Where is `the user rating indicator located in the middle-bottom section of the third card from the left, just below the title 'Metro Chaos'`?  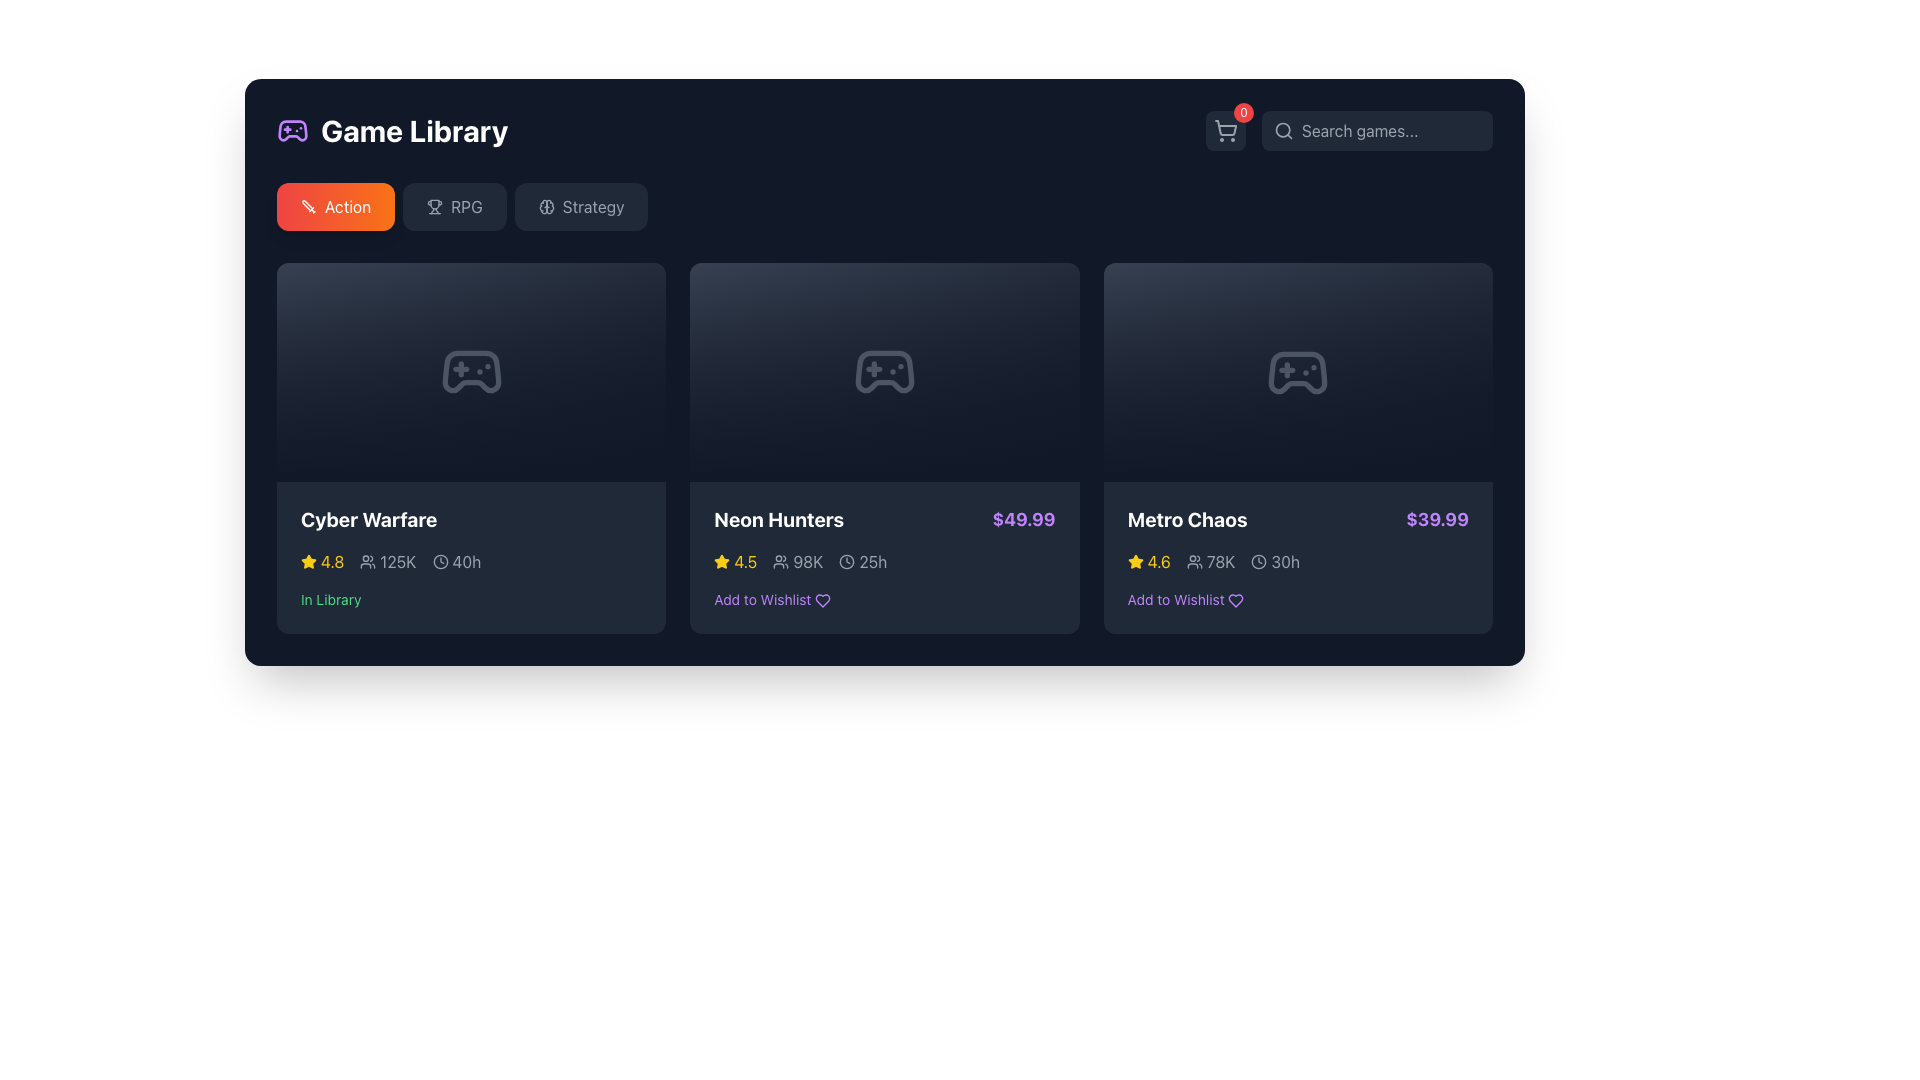
the user rating indicator located in the middle-bottom section of the third card from the left, just below the title 'Metro Chaos' is located at coordinates (1149, 562).